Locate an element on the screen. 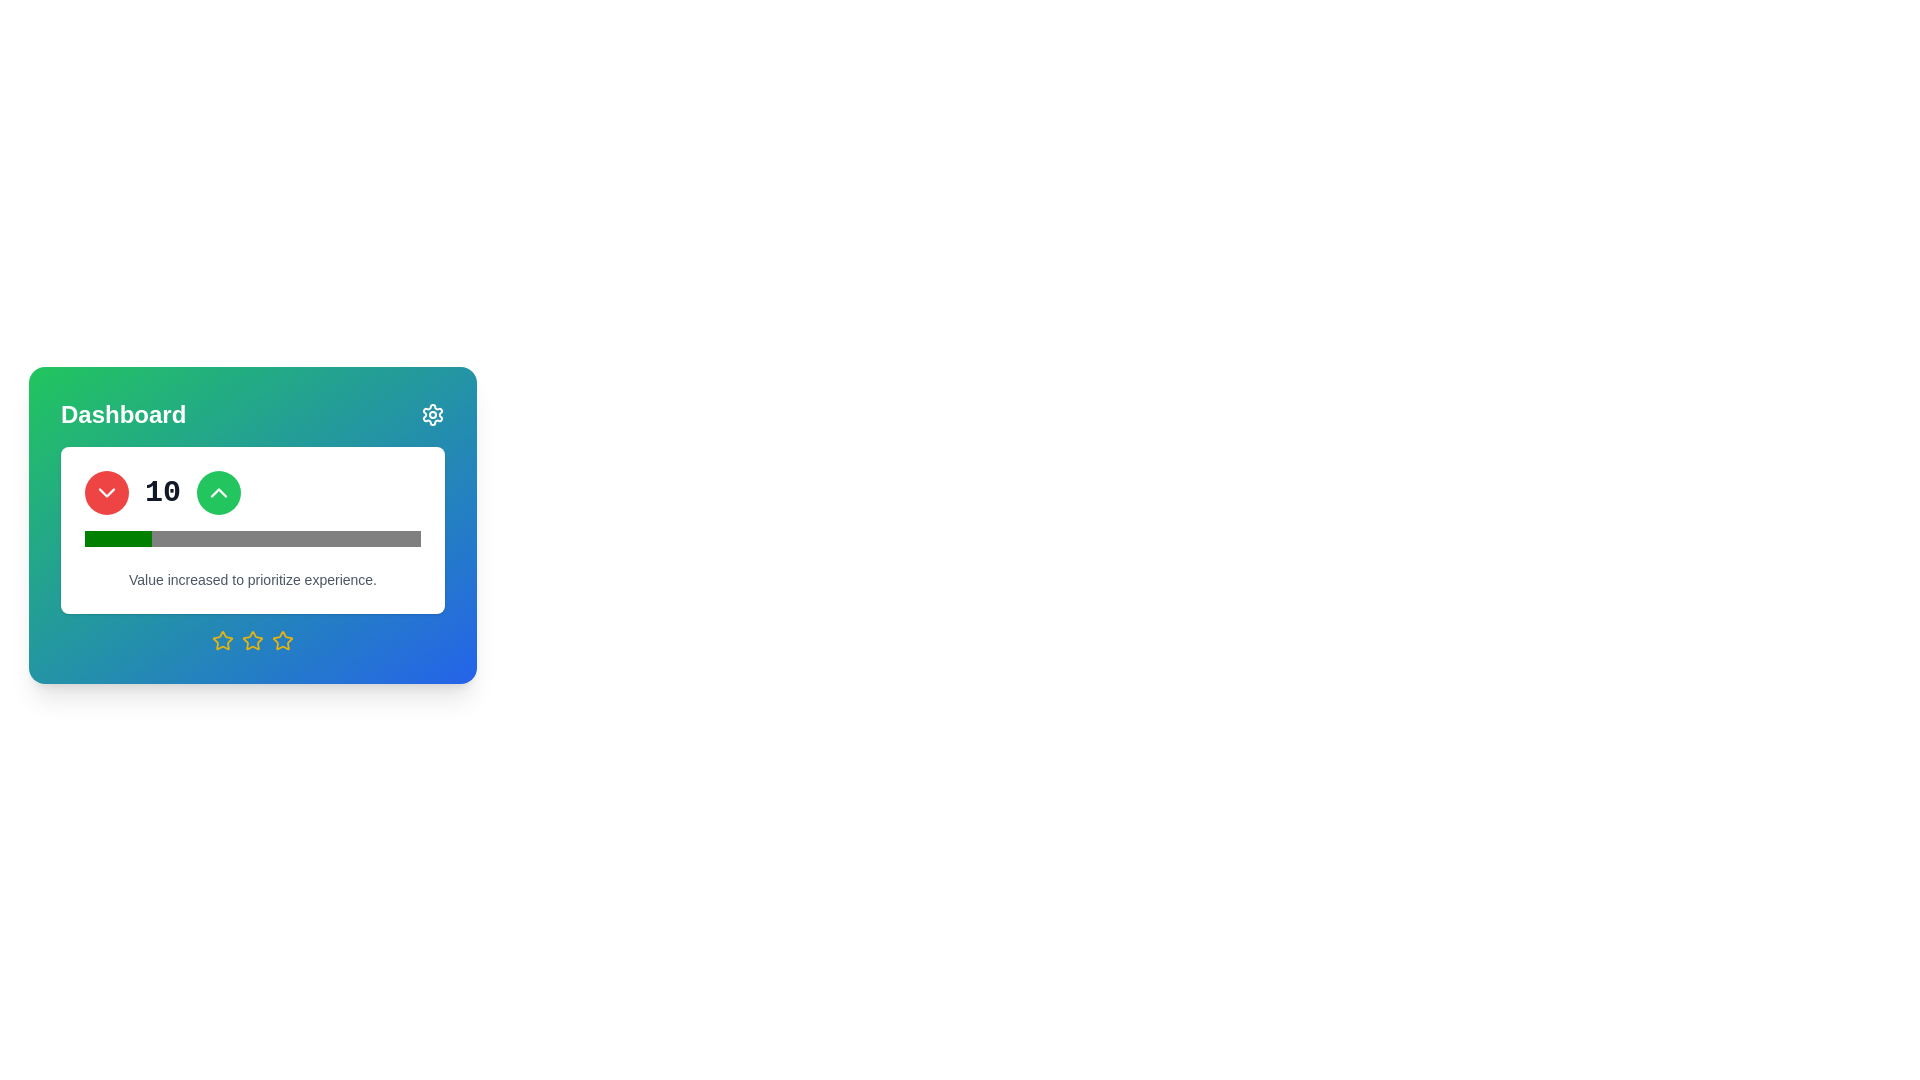 The image size is (1920, 1080). the yellow outlined star icon, which is the second star from the left in a row of five star icons is located at coordinates (222, 640).